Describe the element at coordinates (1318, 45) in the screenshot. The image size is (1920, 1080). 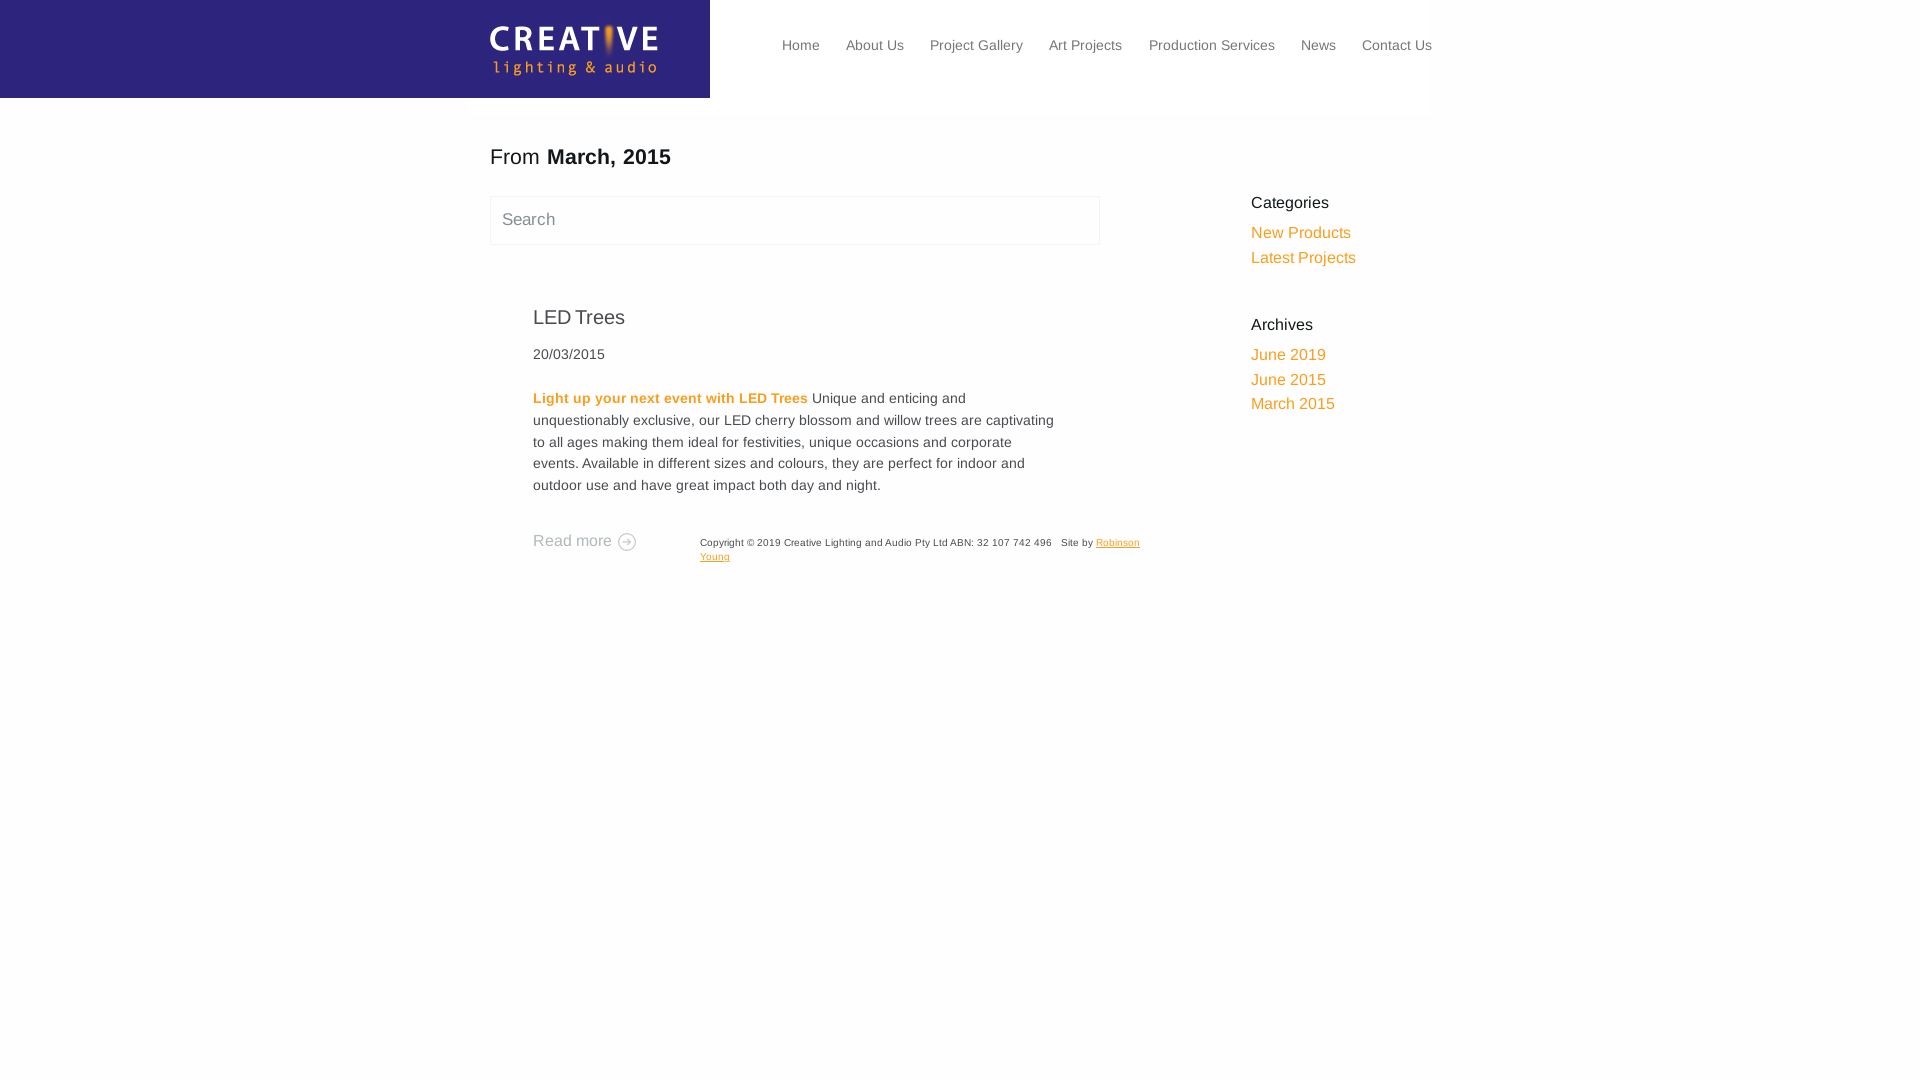
I see `'News'` at that location.